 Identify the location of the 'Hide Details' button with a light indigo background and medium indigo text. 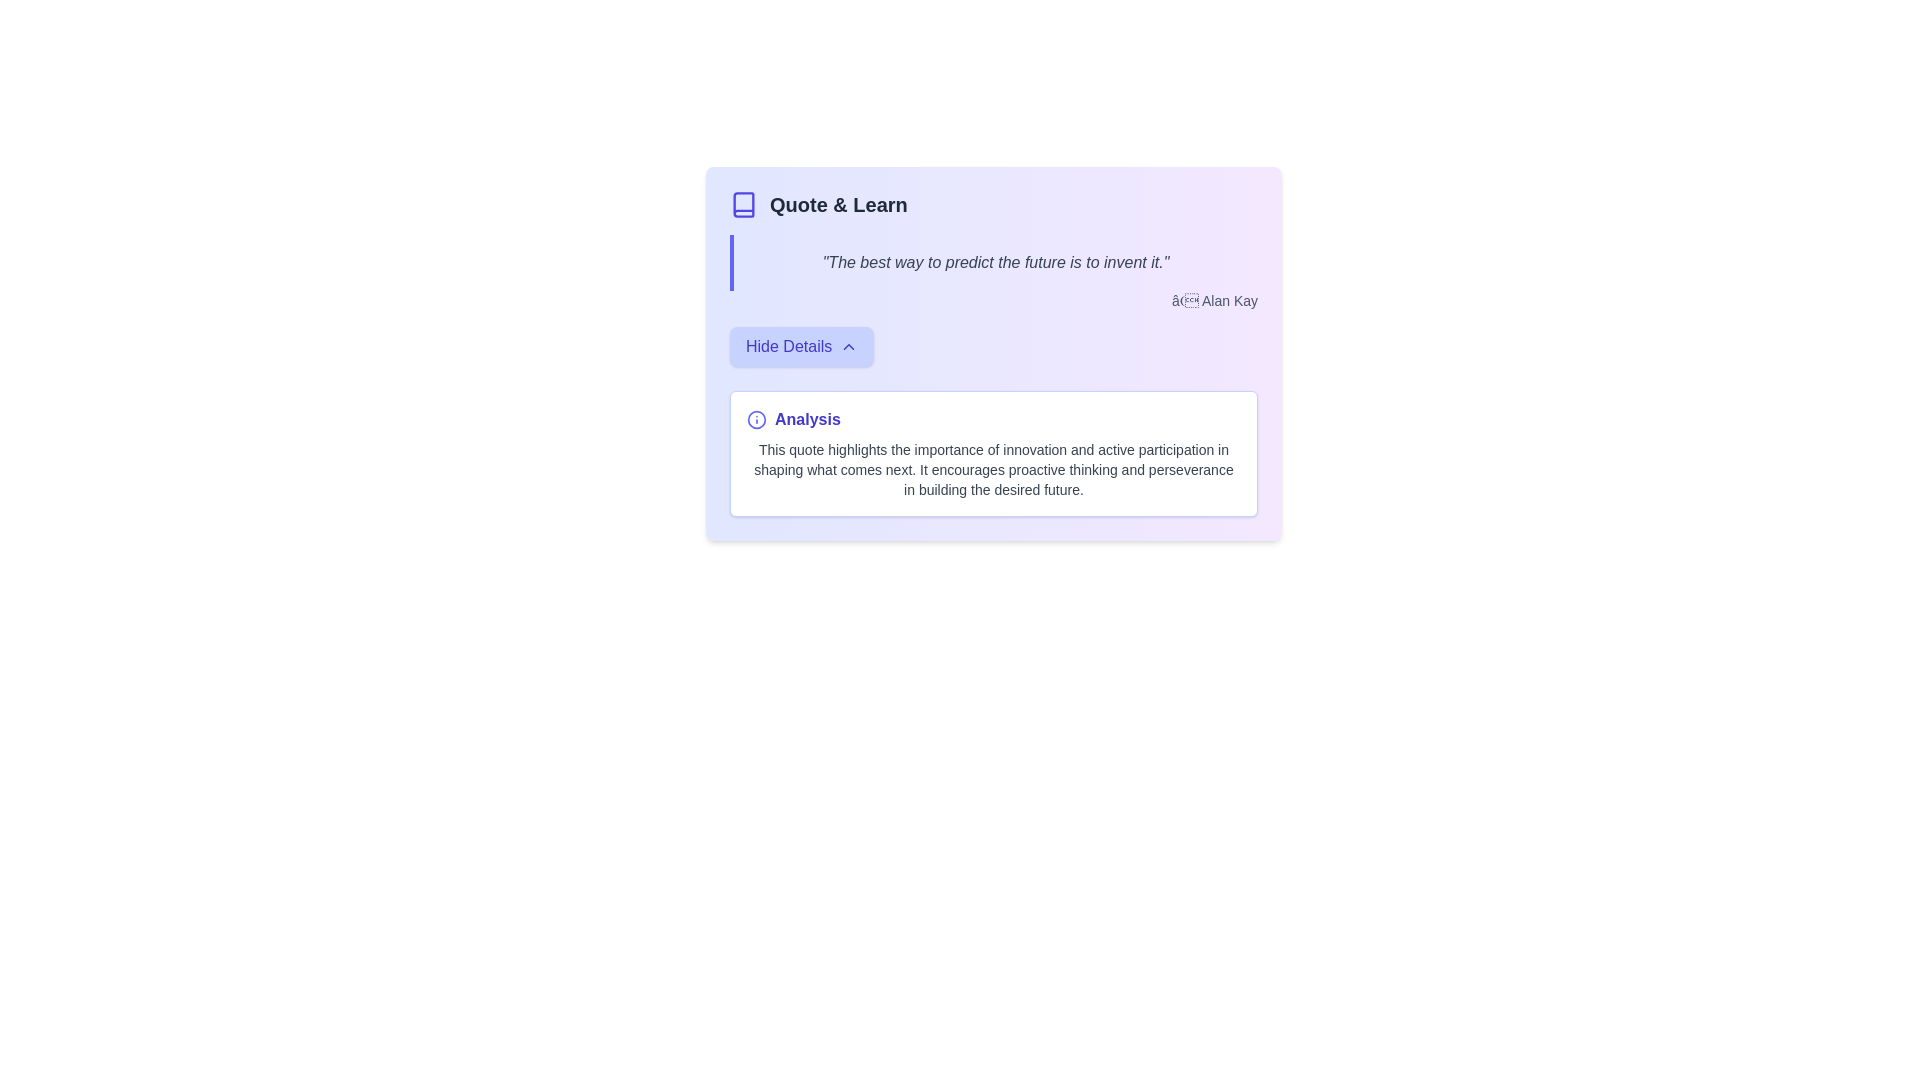
(801, 346).